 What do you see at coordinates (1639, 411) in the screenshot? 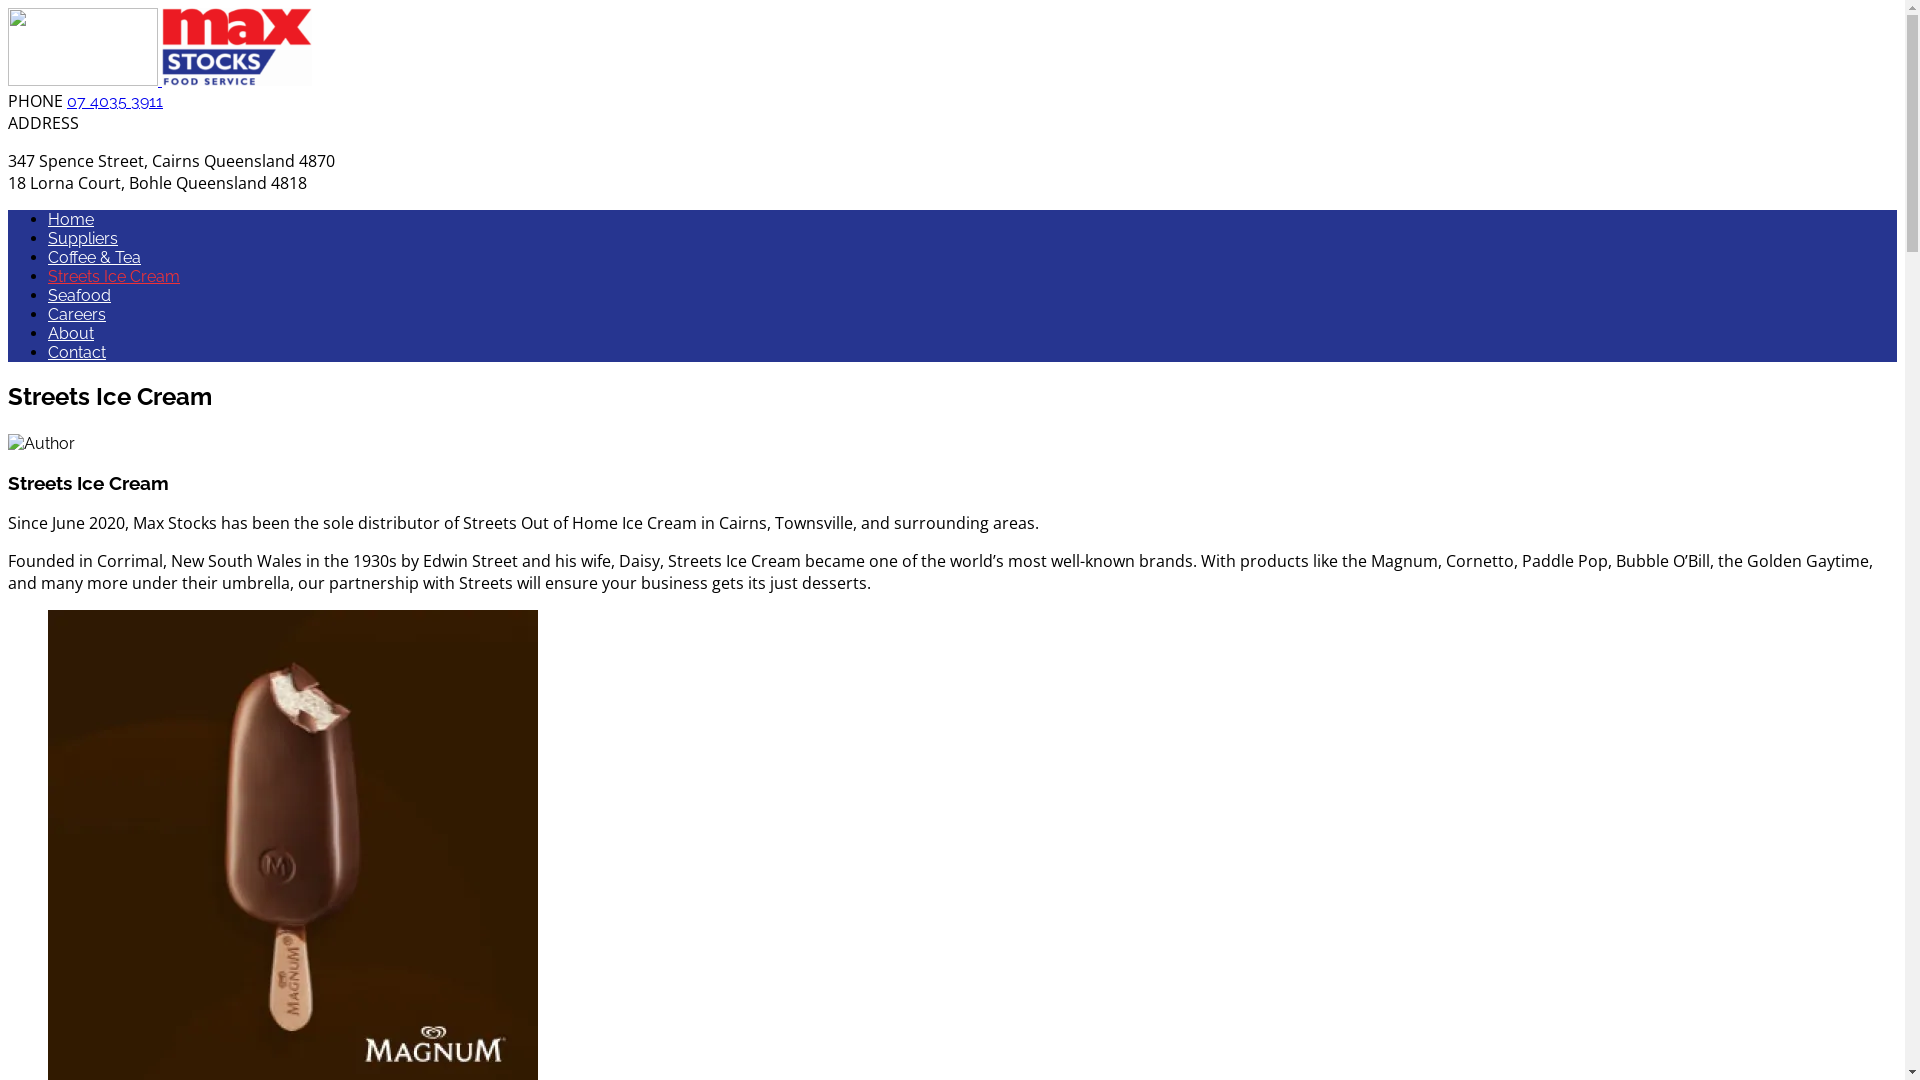
I see `'CREDIT APPLICATION'` at bounding box center [1639, 411].